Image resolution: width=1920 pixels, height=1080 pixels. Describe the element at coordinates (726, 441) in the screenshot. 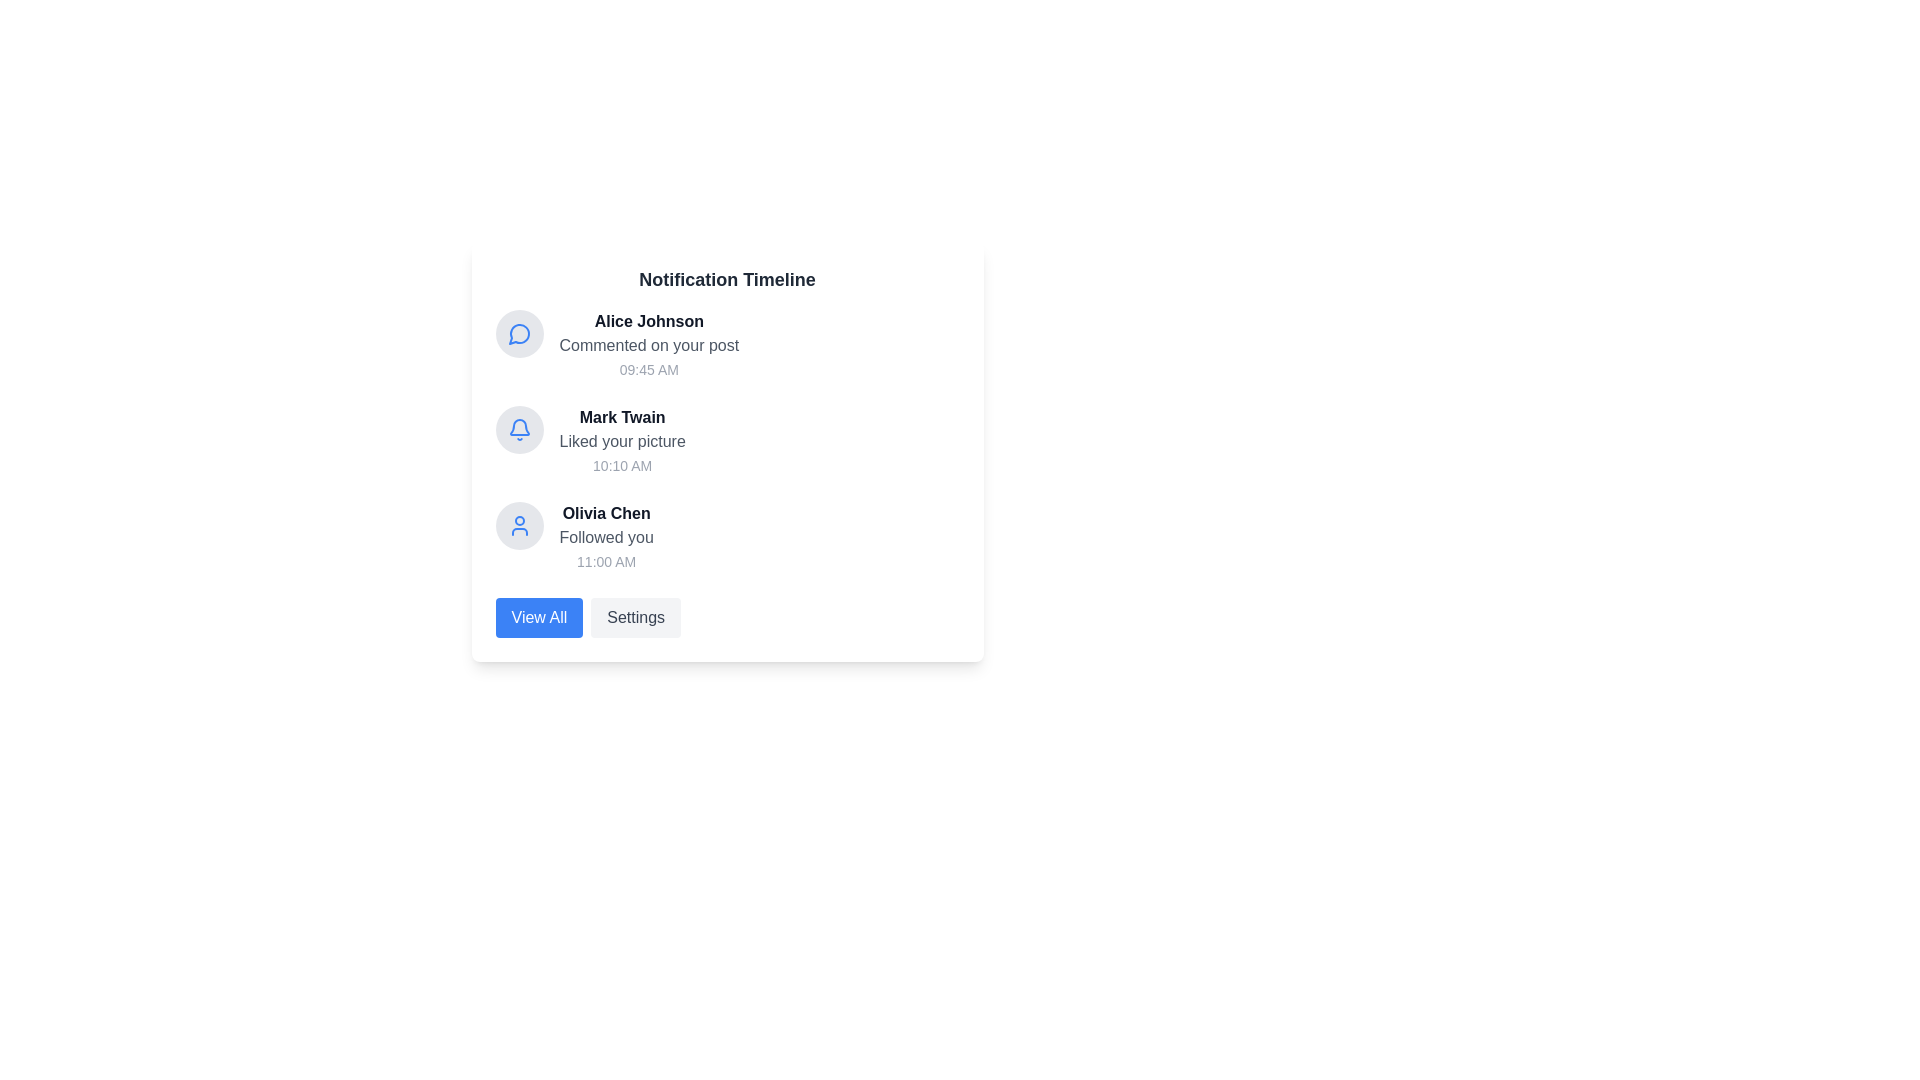

I see `the second notification in the Notification Timeline panel that informs the user that 'Mark Twain' liked their picture` at that location.